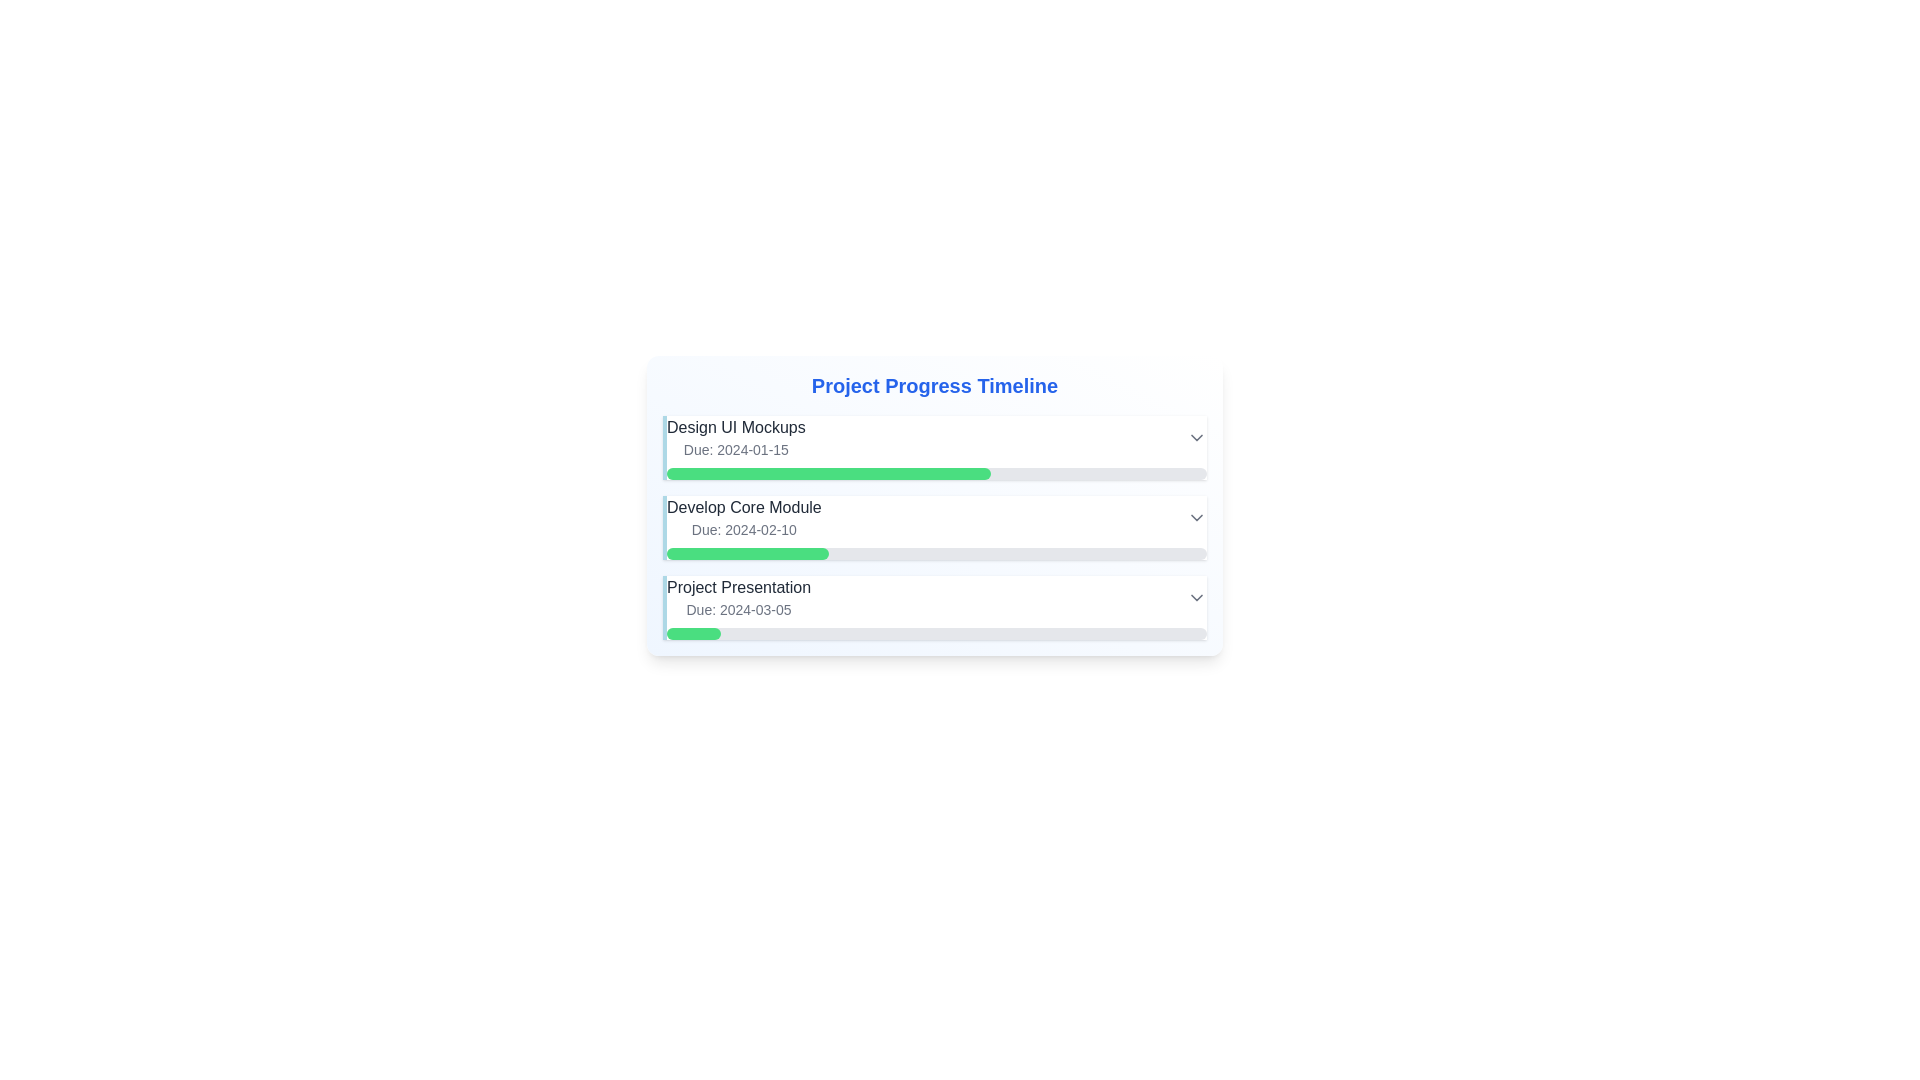 The width and height of the screenshot is (1920, 1080). What do you see at coordinates (743, 528) in the screenshot?
I see `the Text Label displaying 'Due: 2024-02-10' which is located directly below 'Develop Core Module' and aligned to its left margin` at bounding box center [743, 528].